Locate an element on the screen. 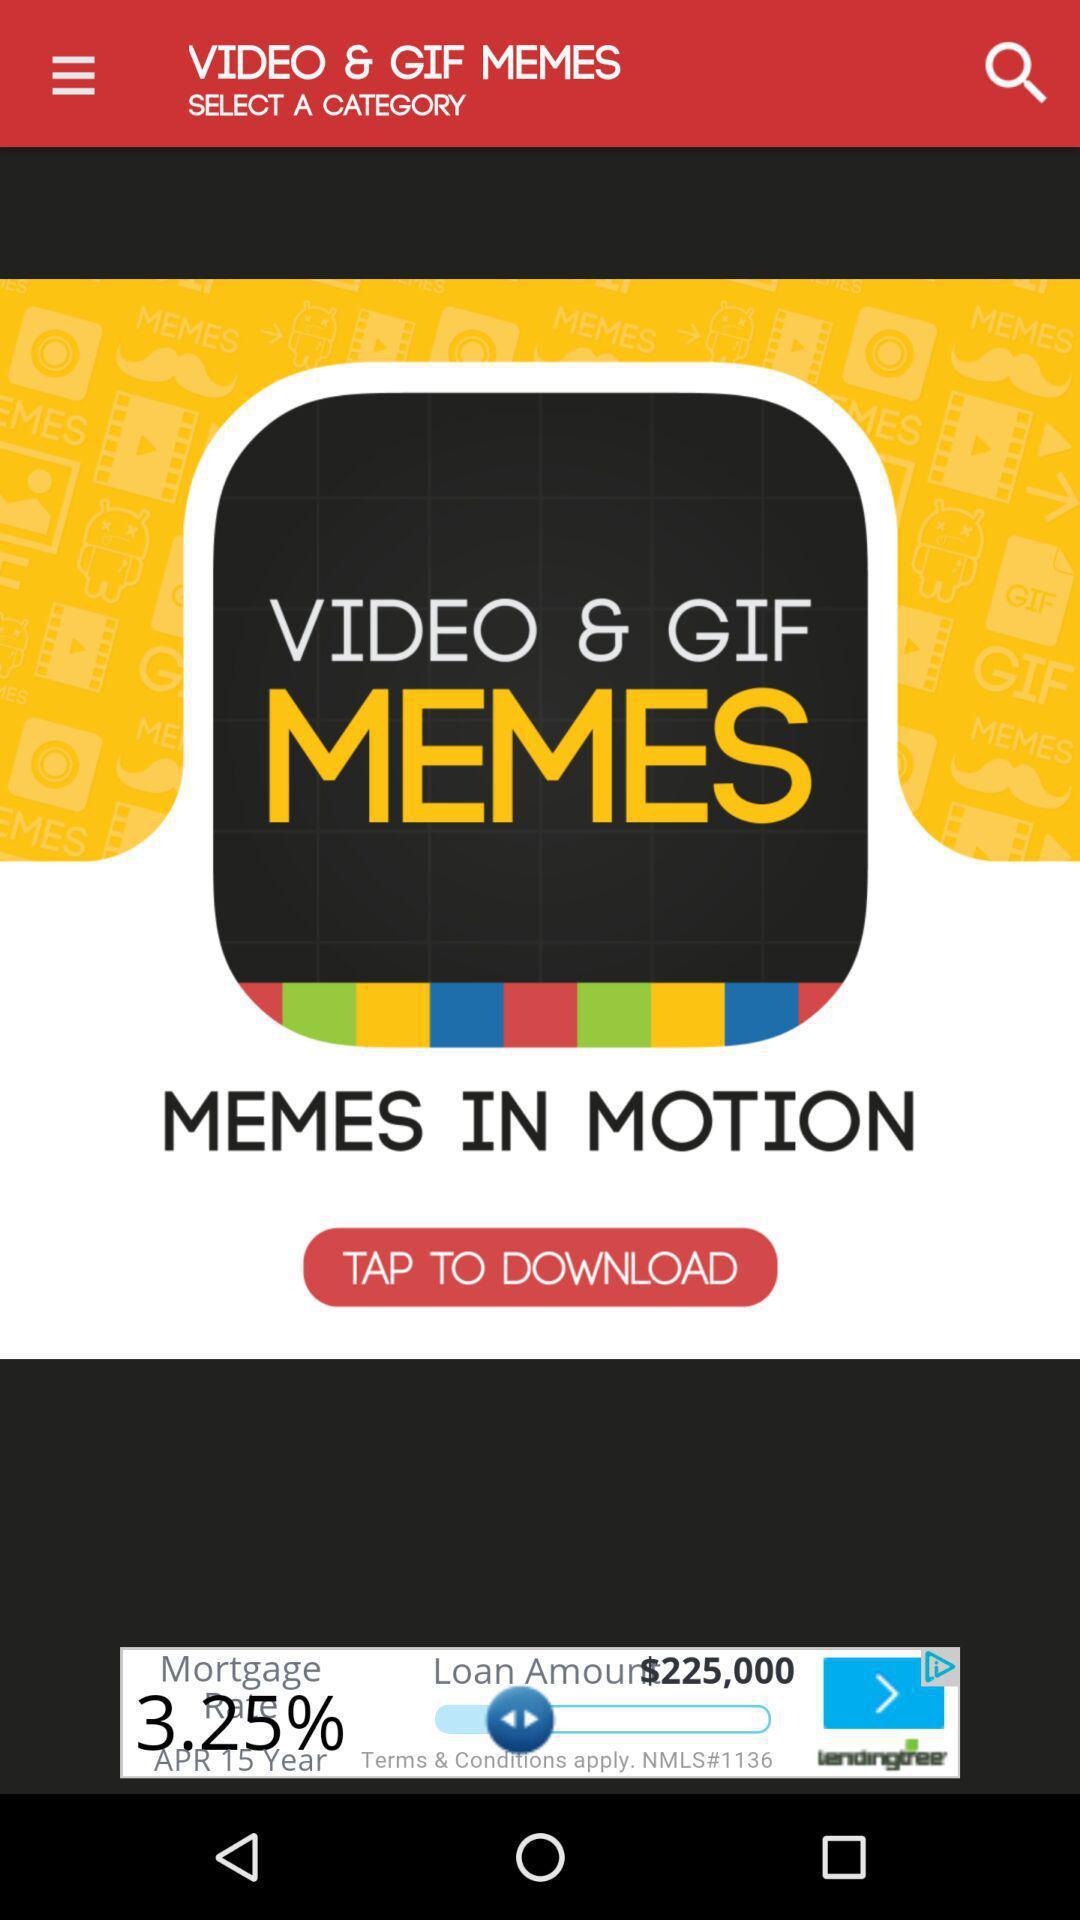 The image size is (1080, 1920). download is located at coordinates (540, 819).